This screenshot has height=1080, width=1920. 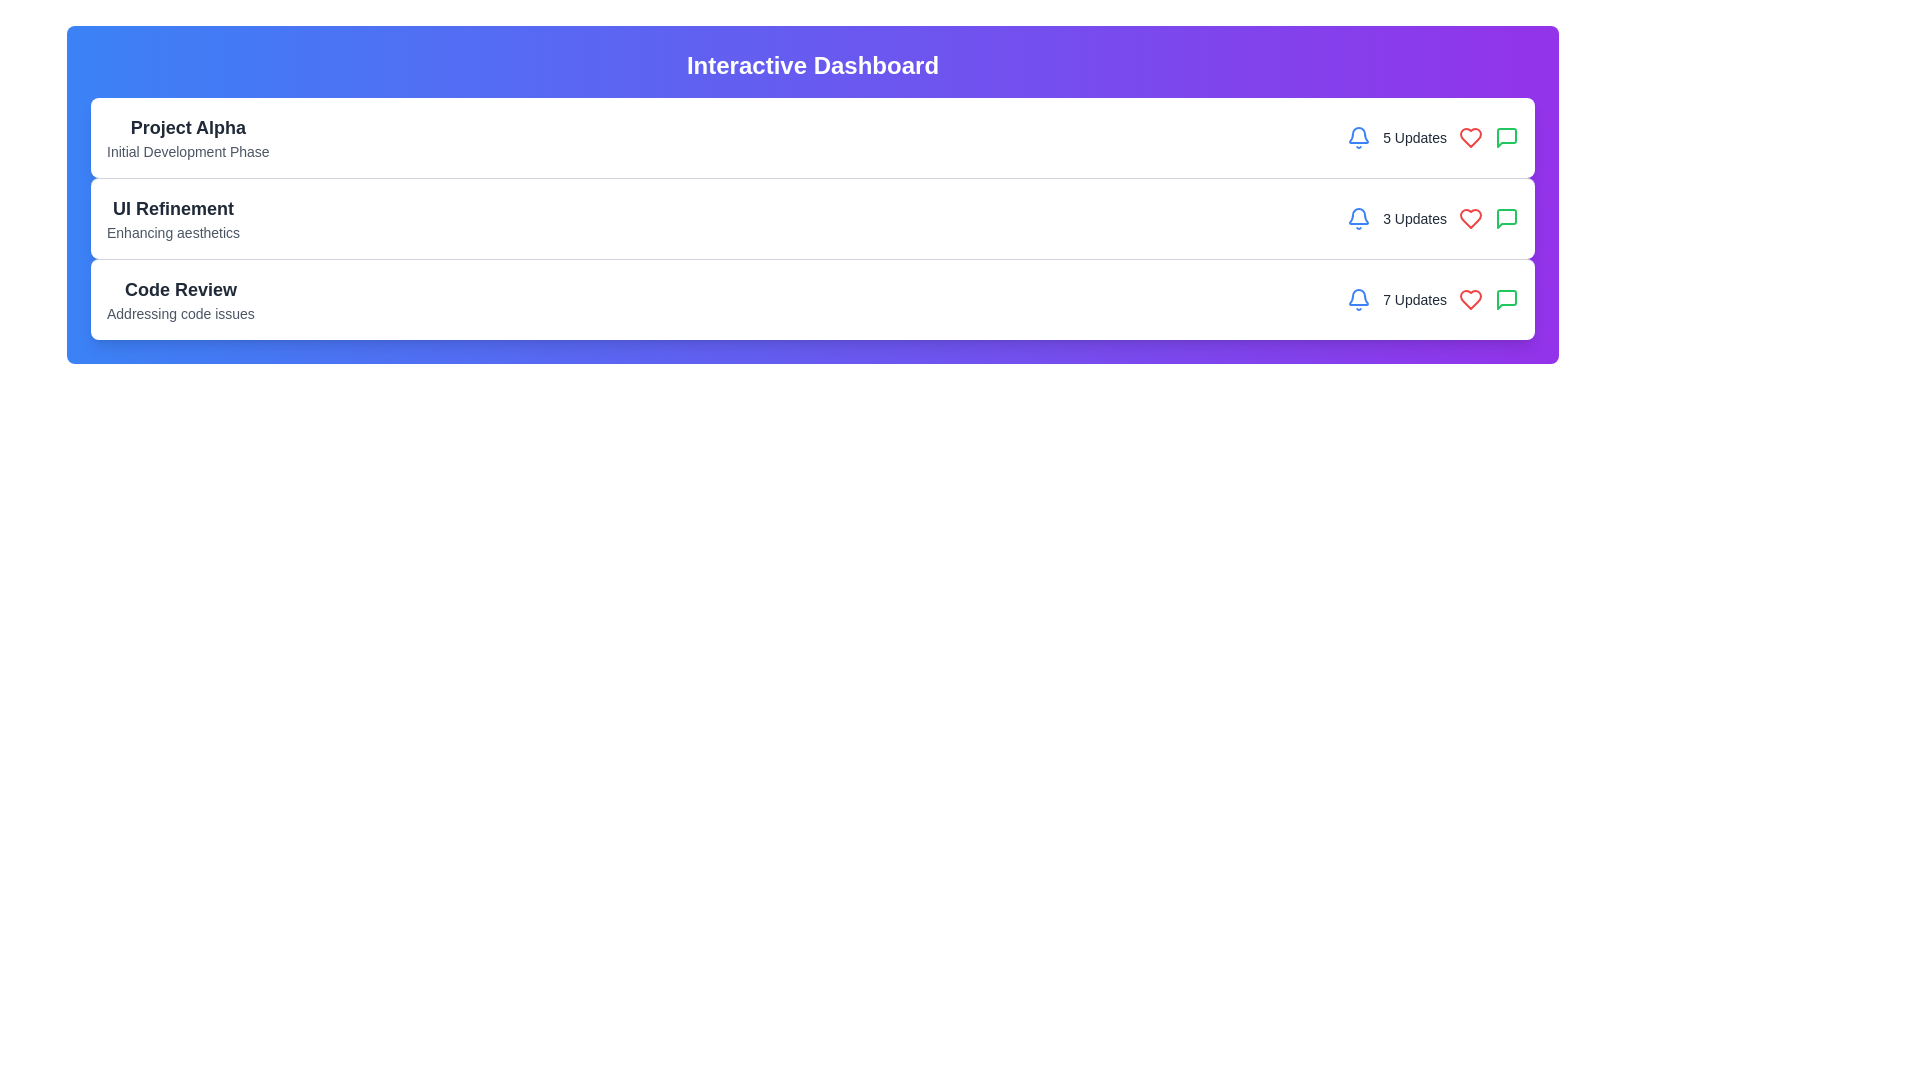 I want to click on the text label displaying the number of updates for 'Project Alpha', located at the top-right of the card, next to a bell icon, so click(x=1432, y=137).